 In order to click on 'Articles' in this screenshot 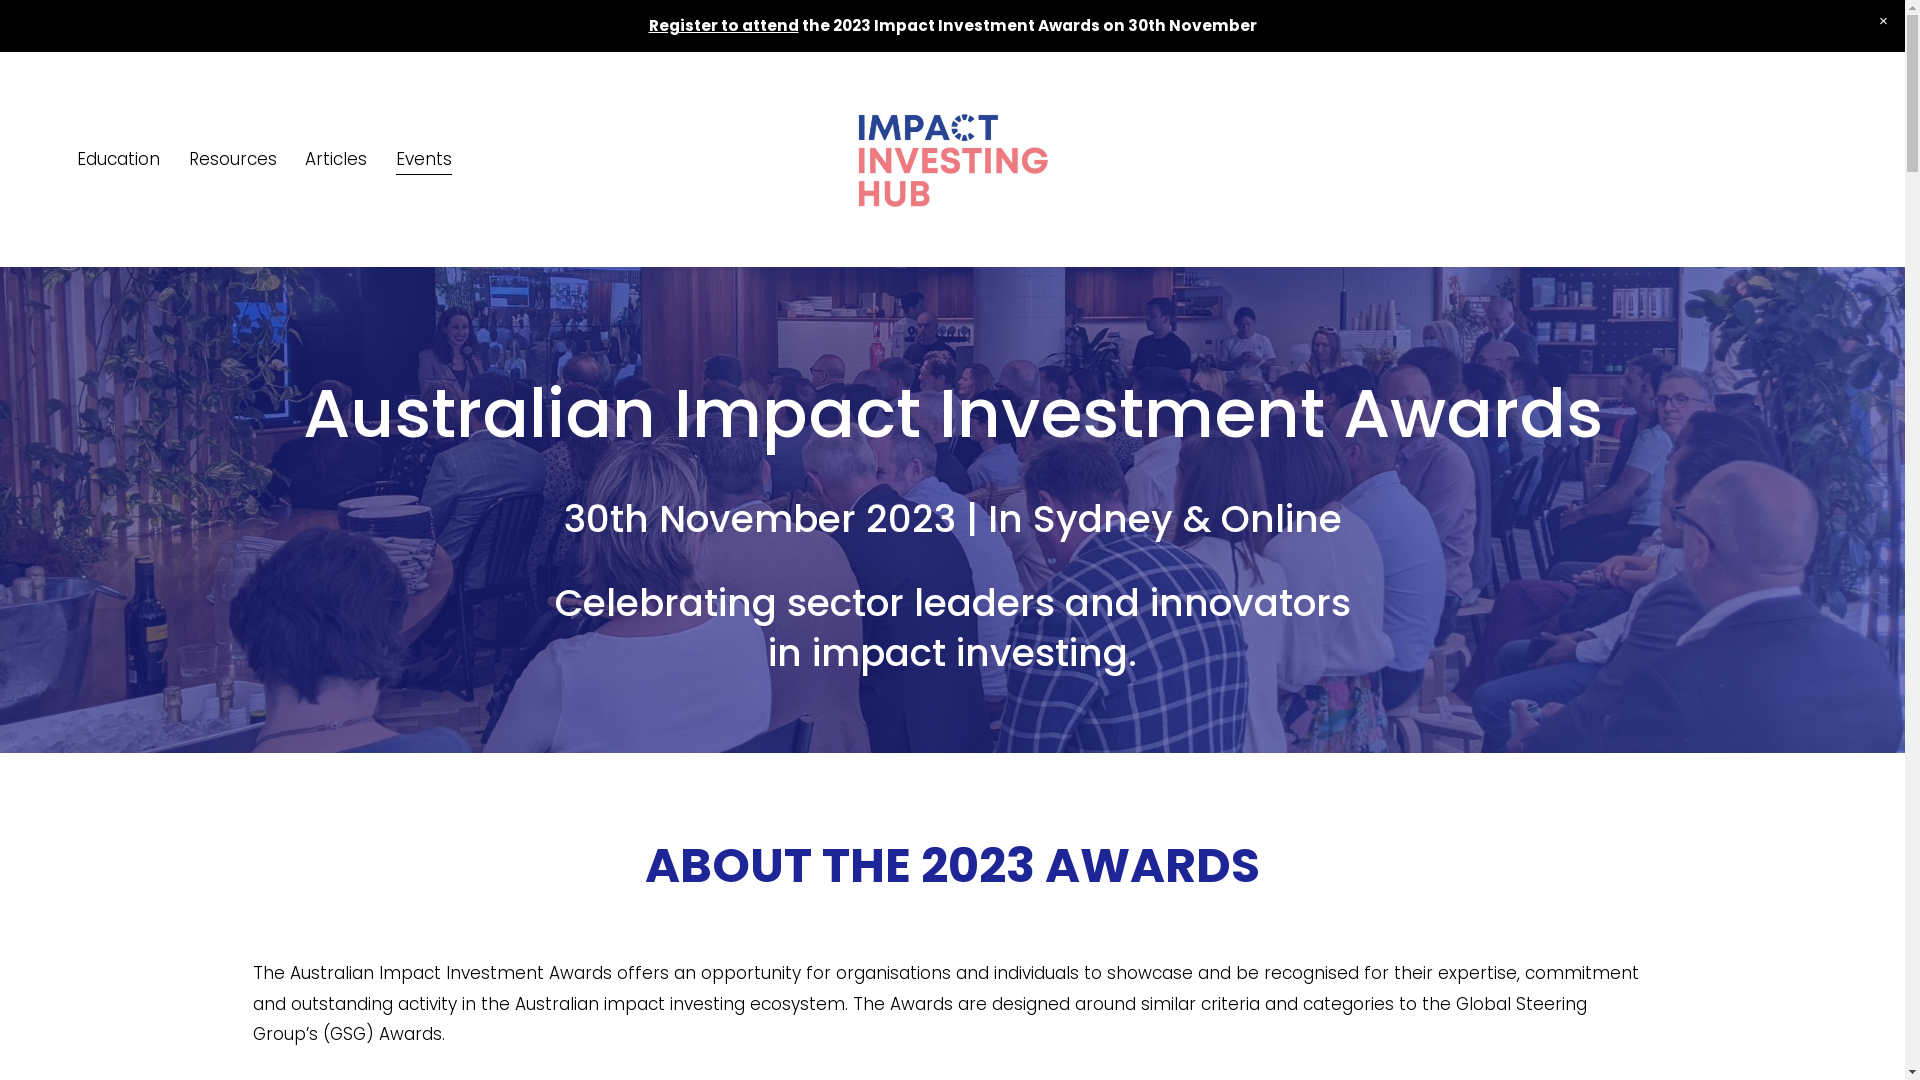, I will do `click(336, 158)`.